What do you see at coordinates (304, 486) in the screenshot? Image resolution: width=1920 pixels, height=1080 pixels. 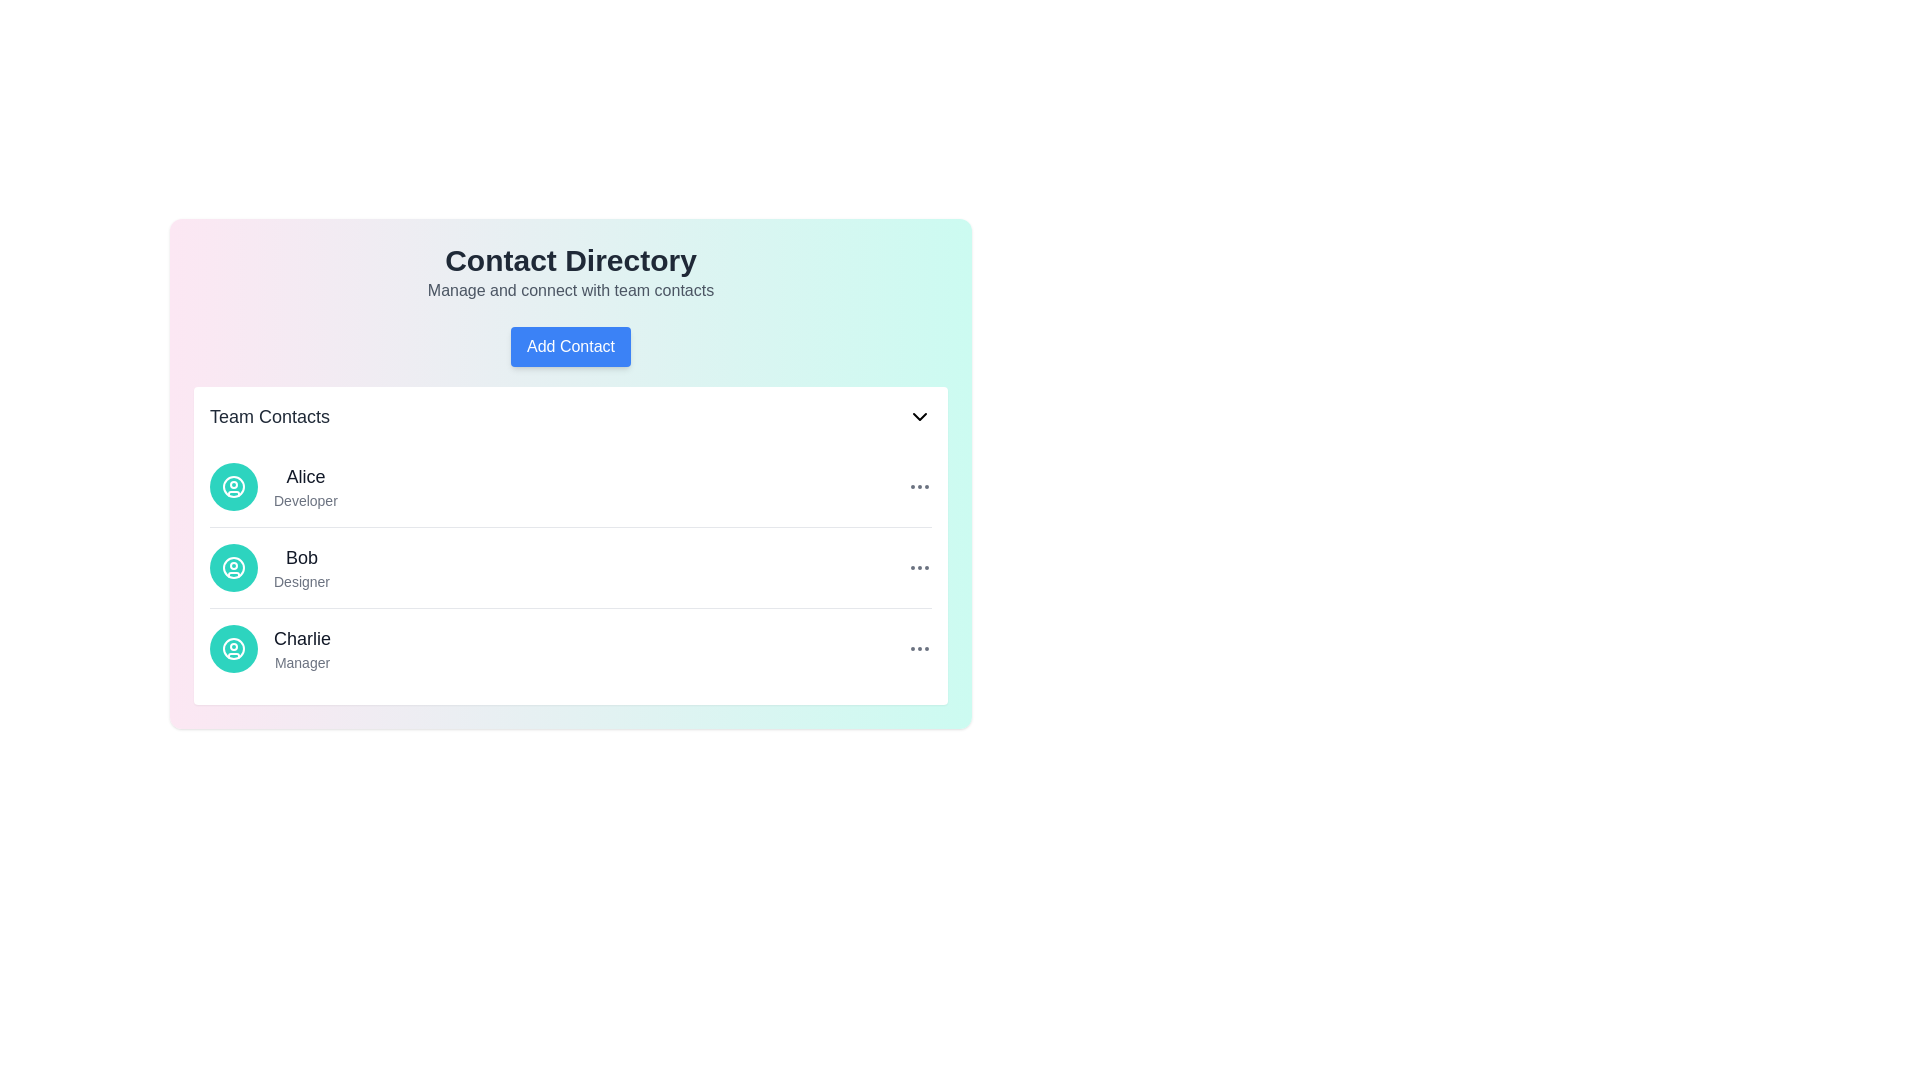 I see `the text label that displays 'Alice' in bold and 'Developer' in smaller gray font, which is the first entry in the list of contact information blocks under the 'Team Contacts' header` at bounding box center [304, 486].